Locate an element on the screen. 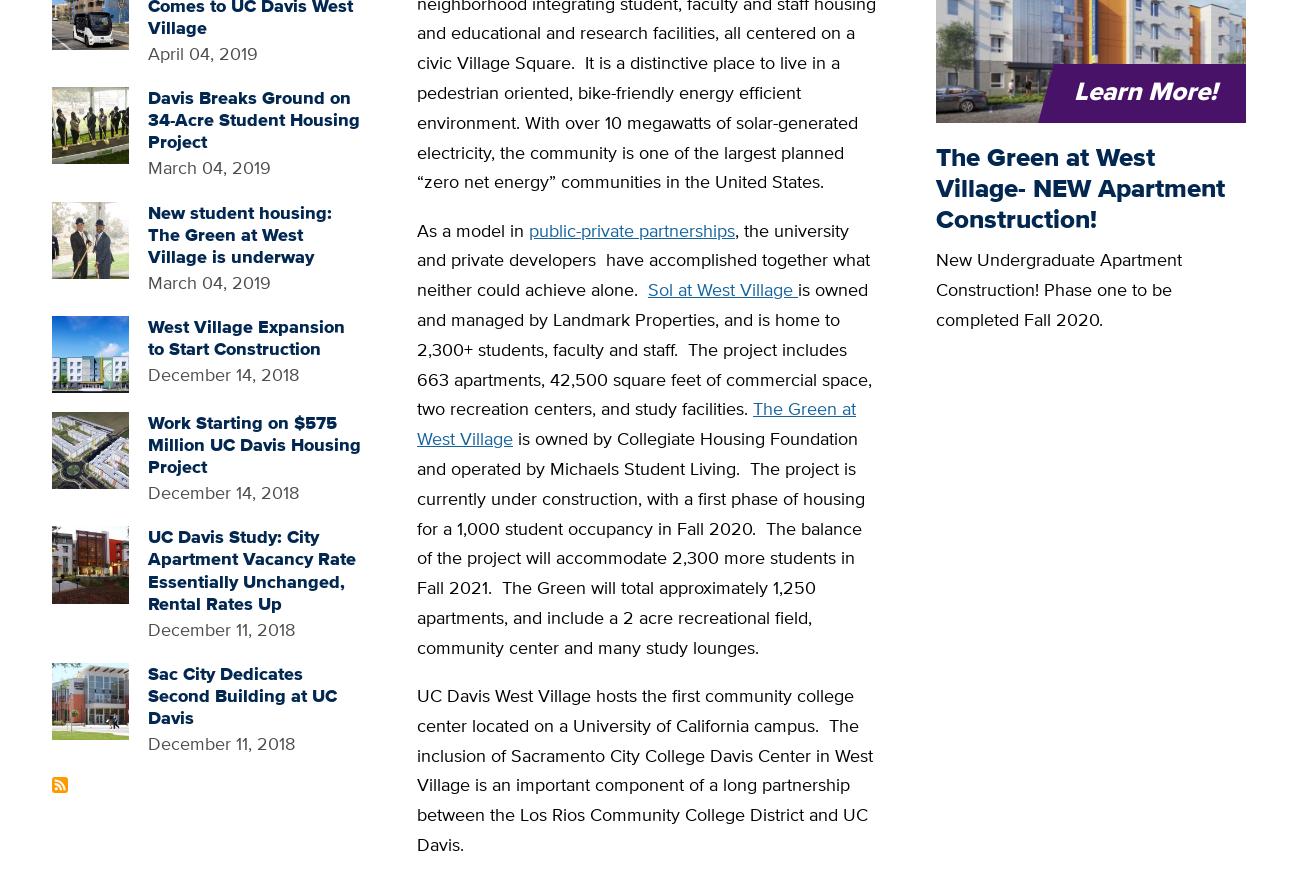 The width and height of the screenshot is (1298, 880). 'Davis Breaks Ground on 34-Acre Student Housing Project' is located at coordinates (146, 119).